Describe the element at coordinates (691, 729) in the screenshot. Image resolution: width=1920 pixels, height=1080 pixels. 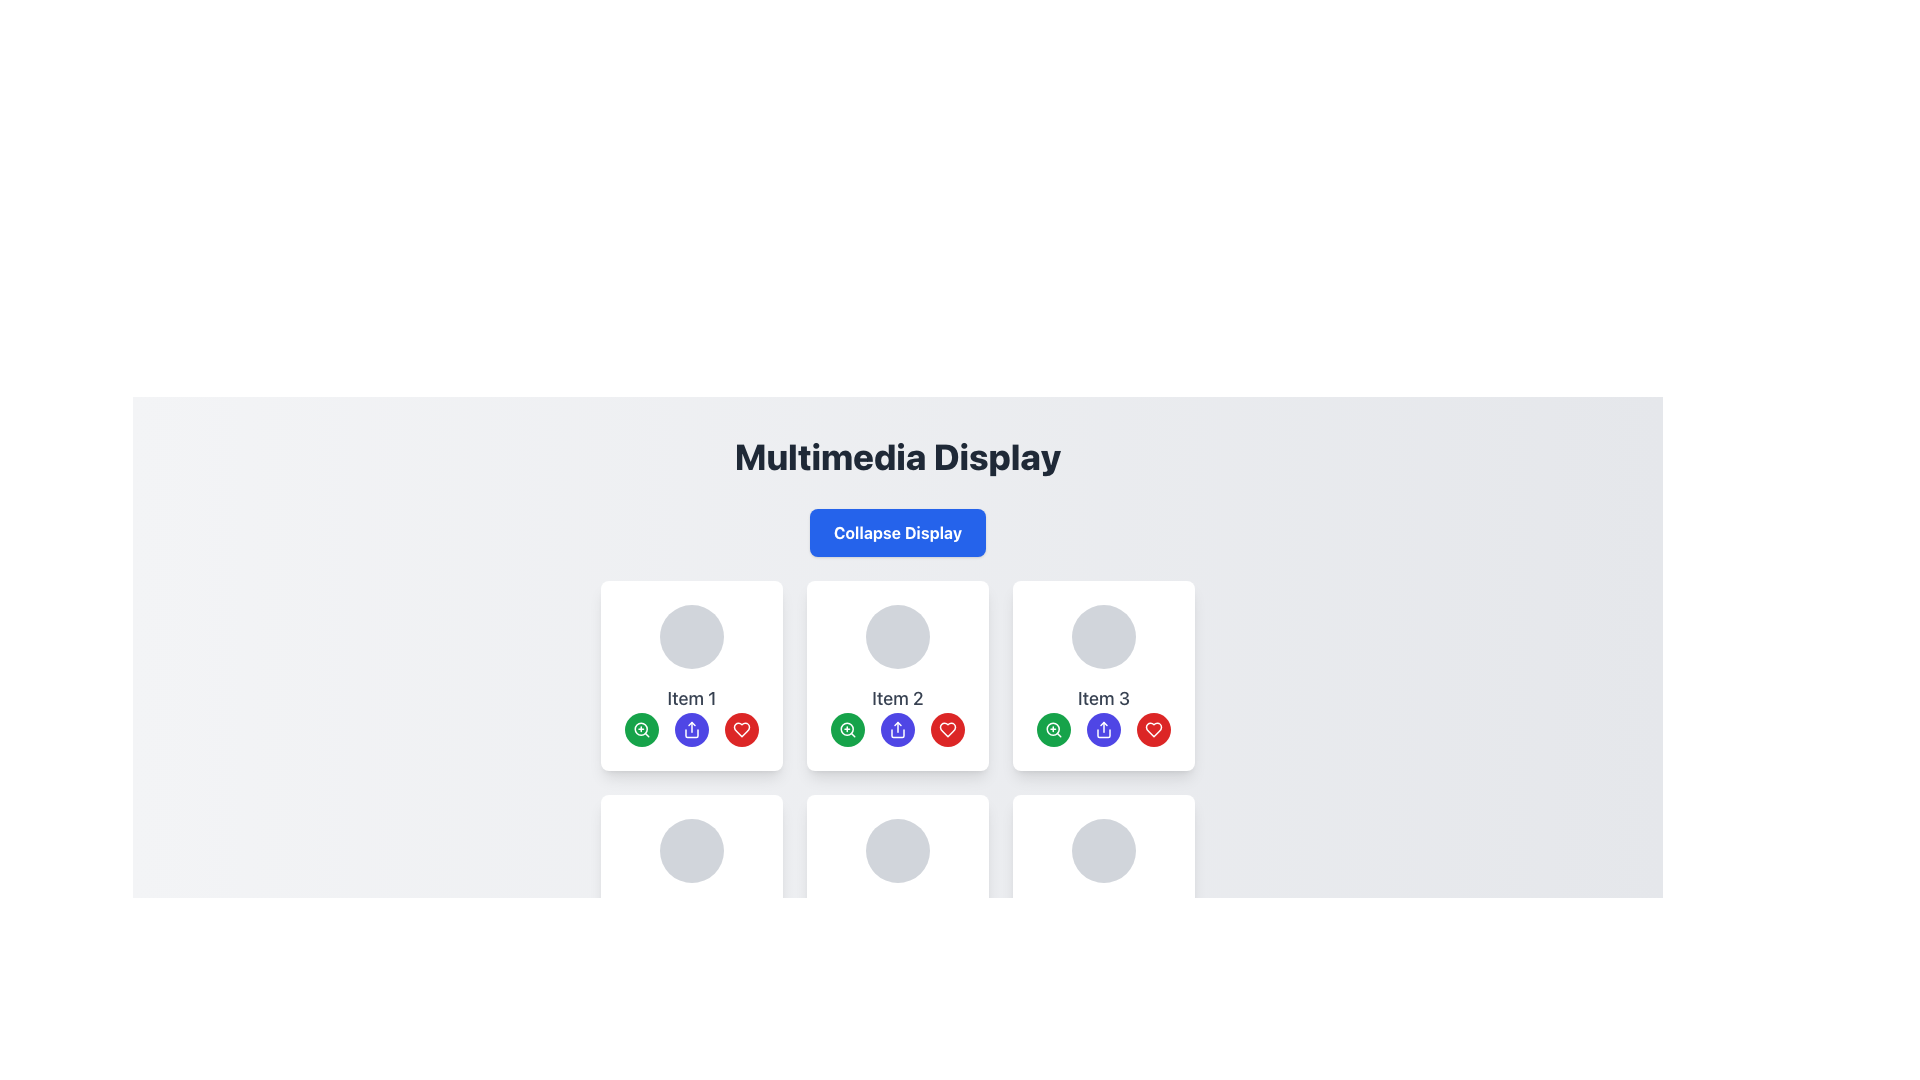
I see `the small circular button with a dark blue background containing a share icon, located beneath the user avatar and 'Item 2' label` at that location.